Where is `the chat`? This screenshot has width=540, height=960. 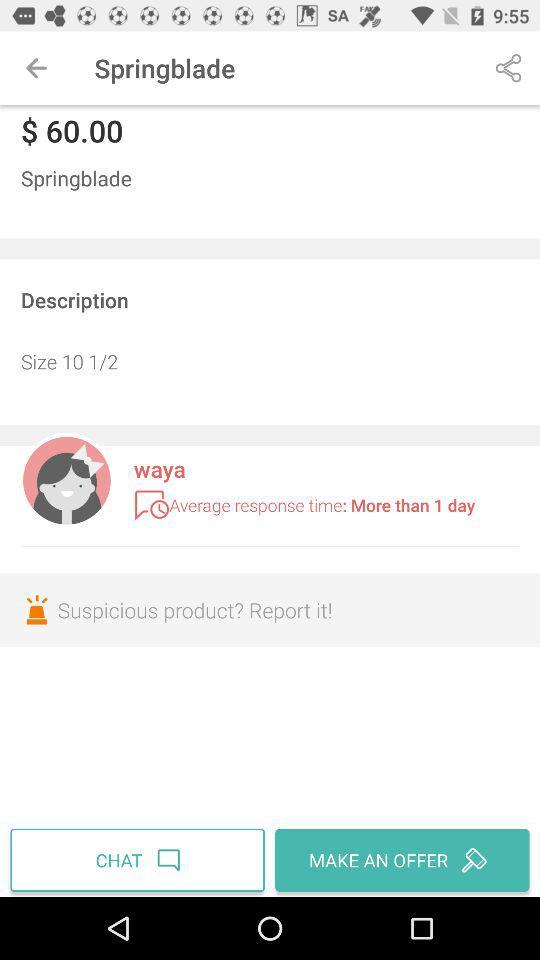 the chat is located at coordinates (139, 859).